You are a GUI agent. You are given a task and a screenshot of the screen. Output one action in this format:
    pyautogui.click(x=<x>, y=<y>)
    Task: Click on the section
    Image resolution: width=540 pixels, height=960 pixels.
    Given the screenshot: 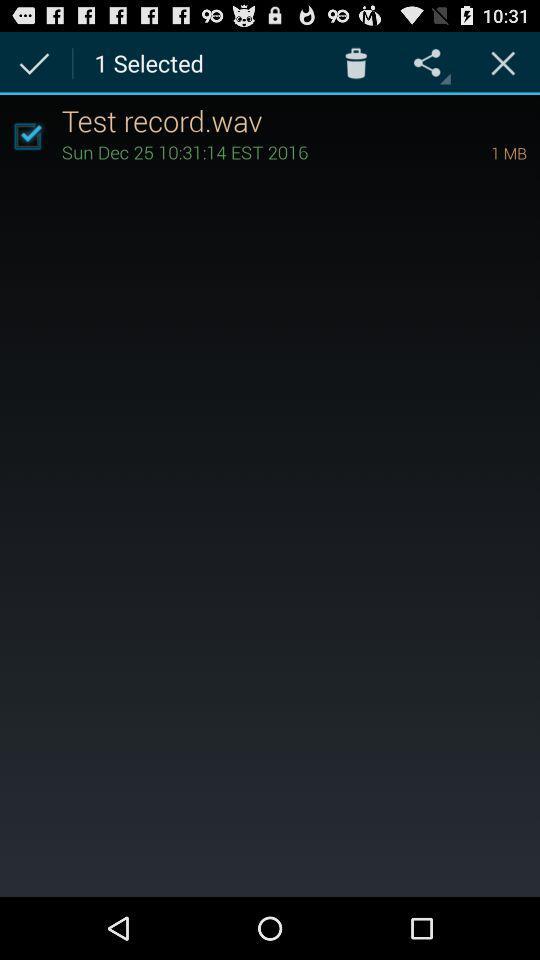 What is the action you would take?
    pyautogui.click(x=502, y=62)
    